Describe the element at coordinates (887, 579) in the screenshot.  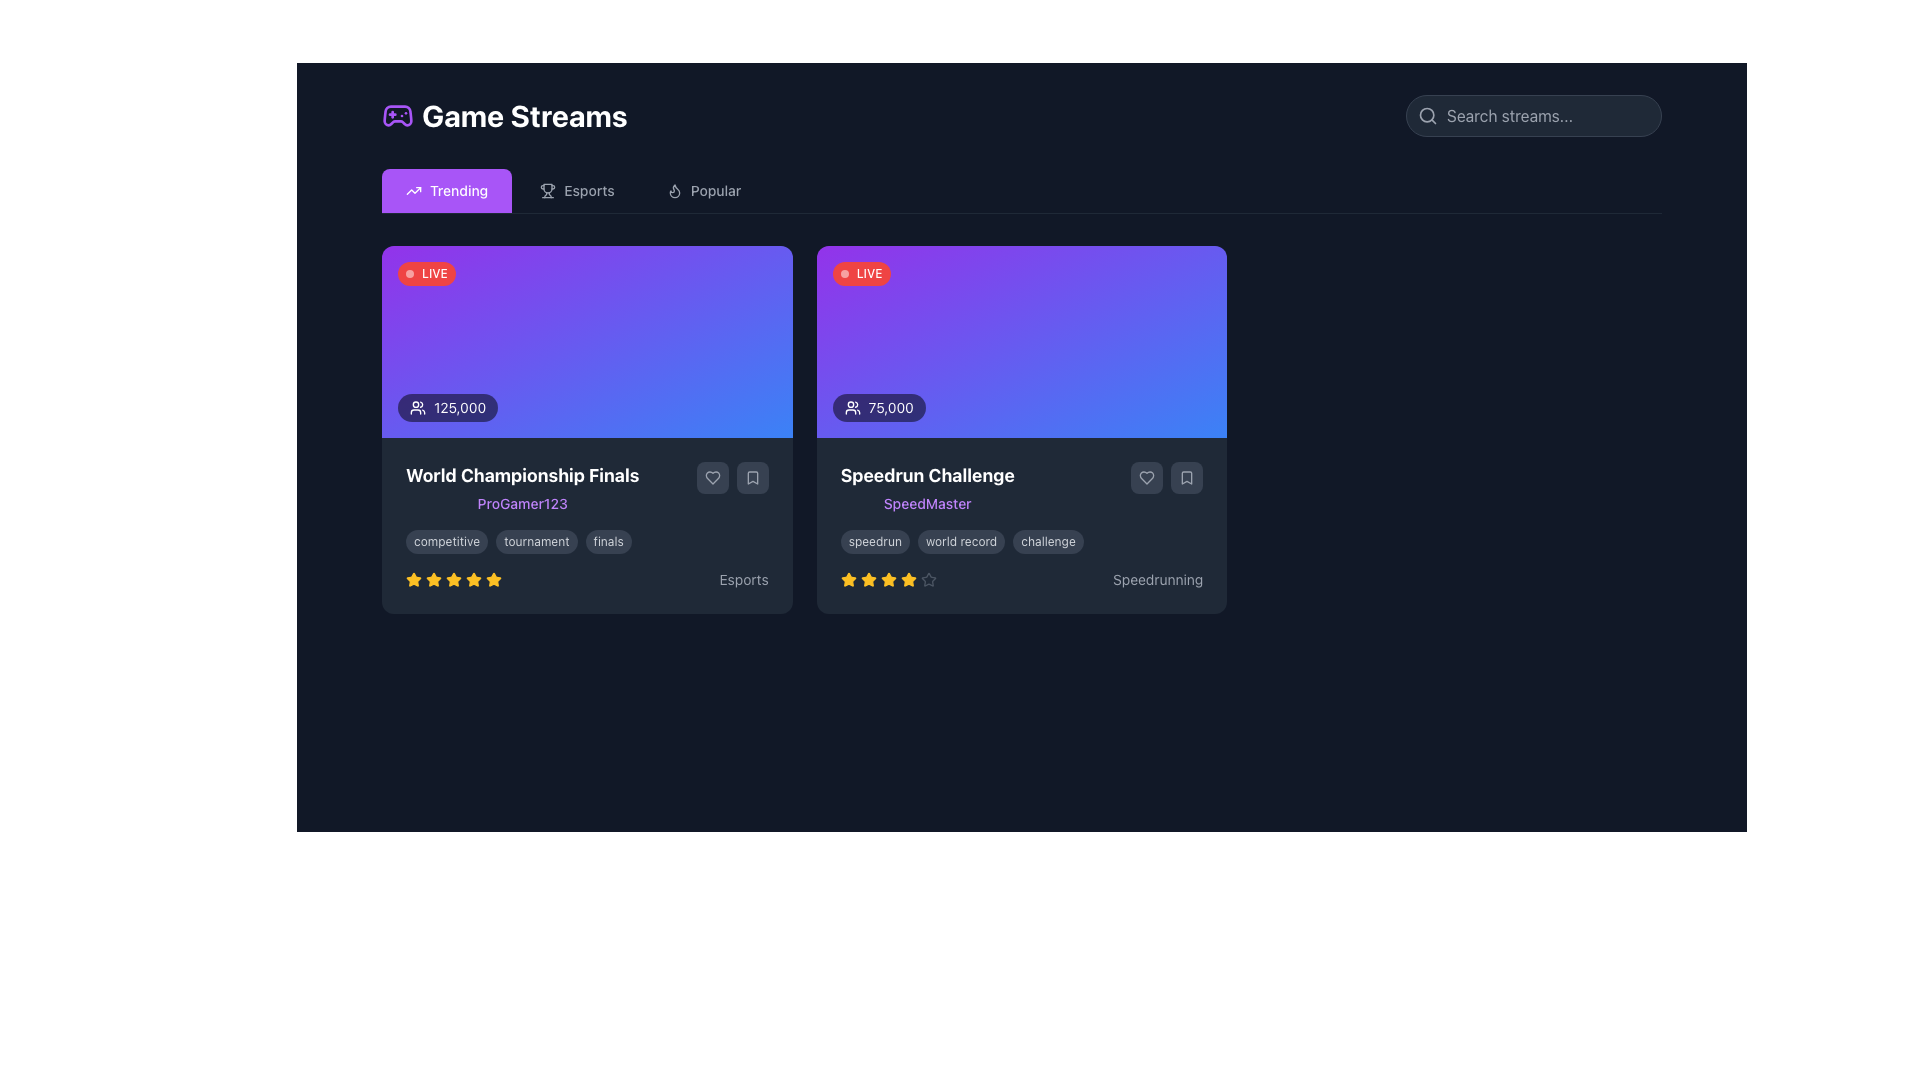
I see `the fifth star icon in the rating system within the 'Speedrun Challenge' card to rate it` at that location.